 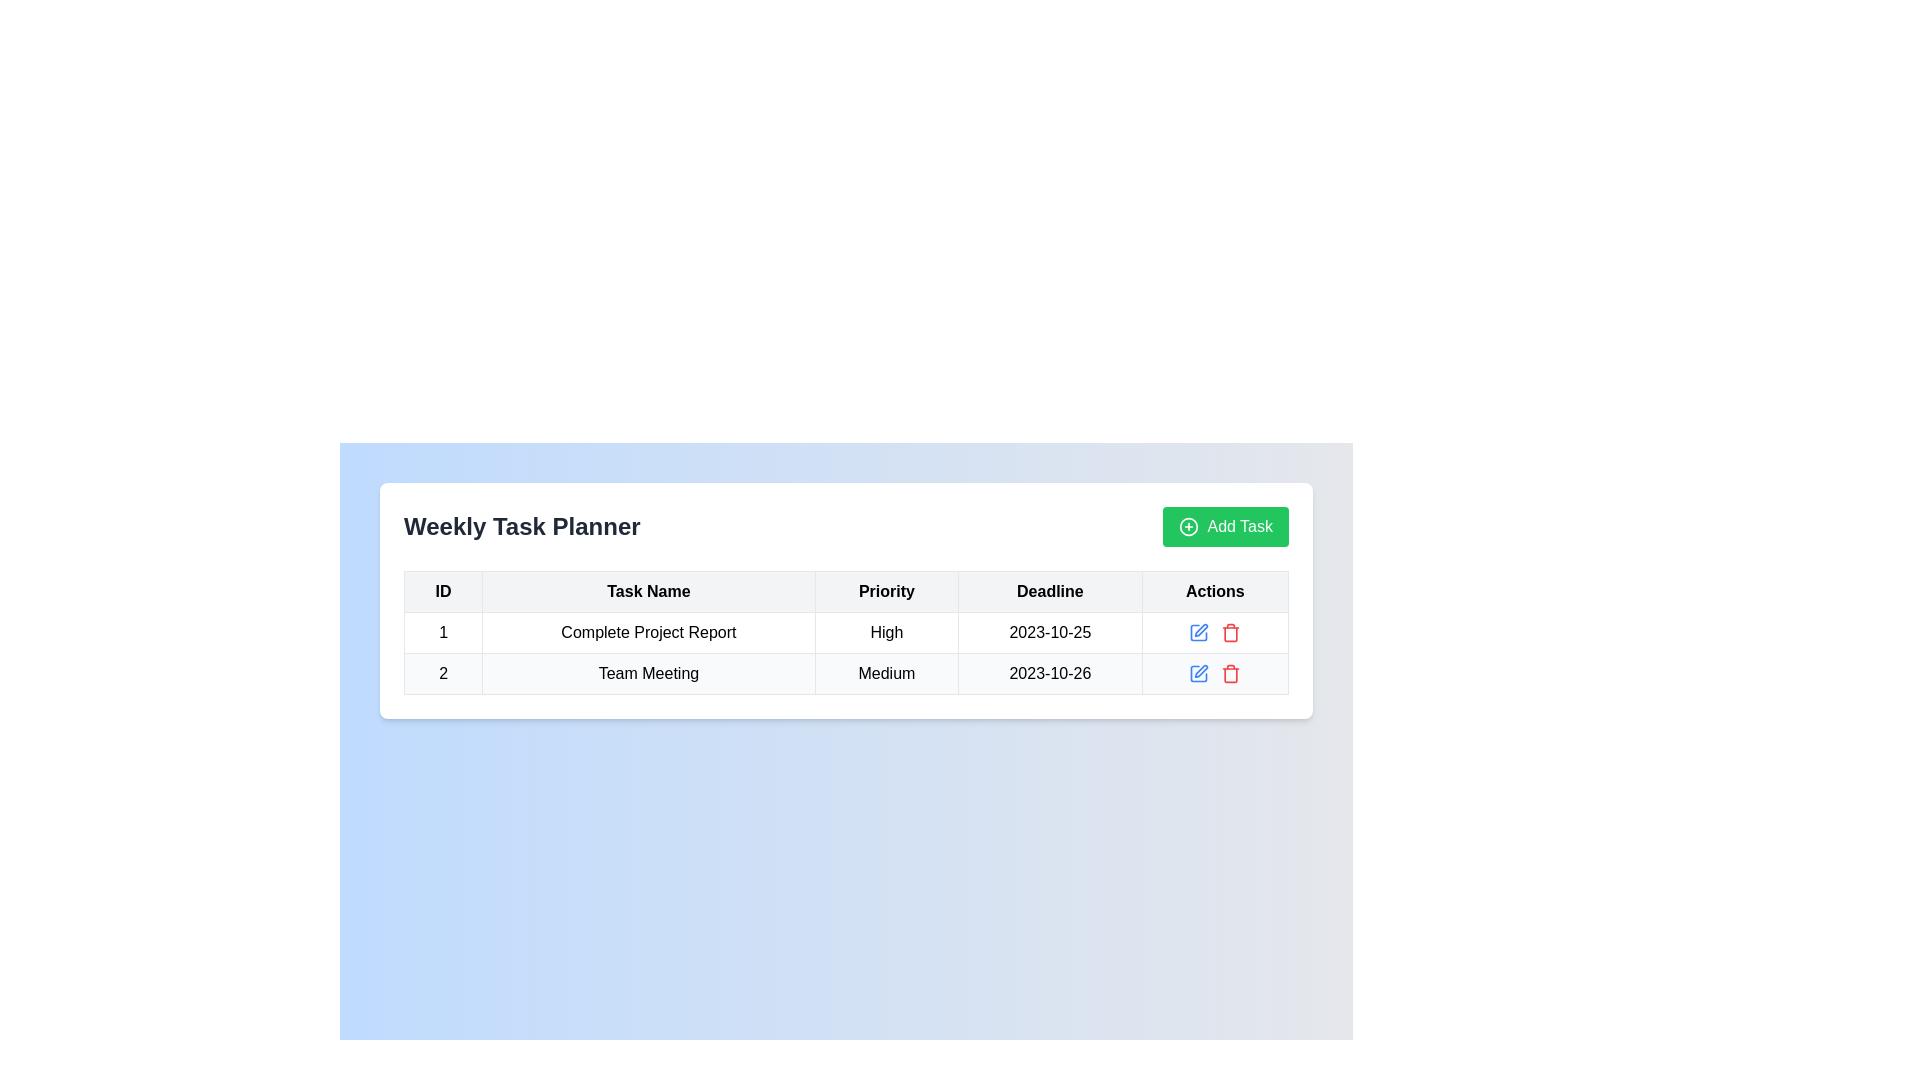 What do you see at coordinates (1214, 674) in the screenshot?
I see `the edit icon in the Interactive control cell located in the last column of the row for the task 'Team Meeting' to modify the task` at bounding box center [1214, 674].